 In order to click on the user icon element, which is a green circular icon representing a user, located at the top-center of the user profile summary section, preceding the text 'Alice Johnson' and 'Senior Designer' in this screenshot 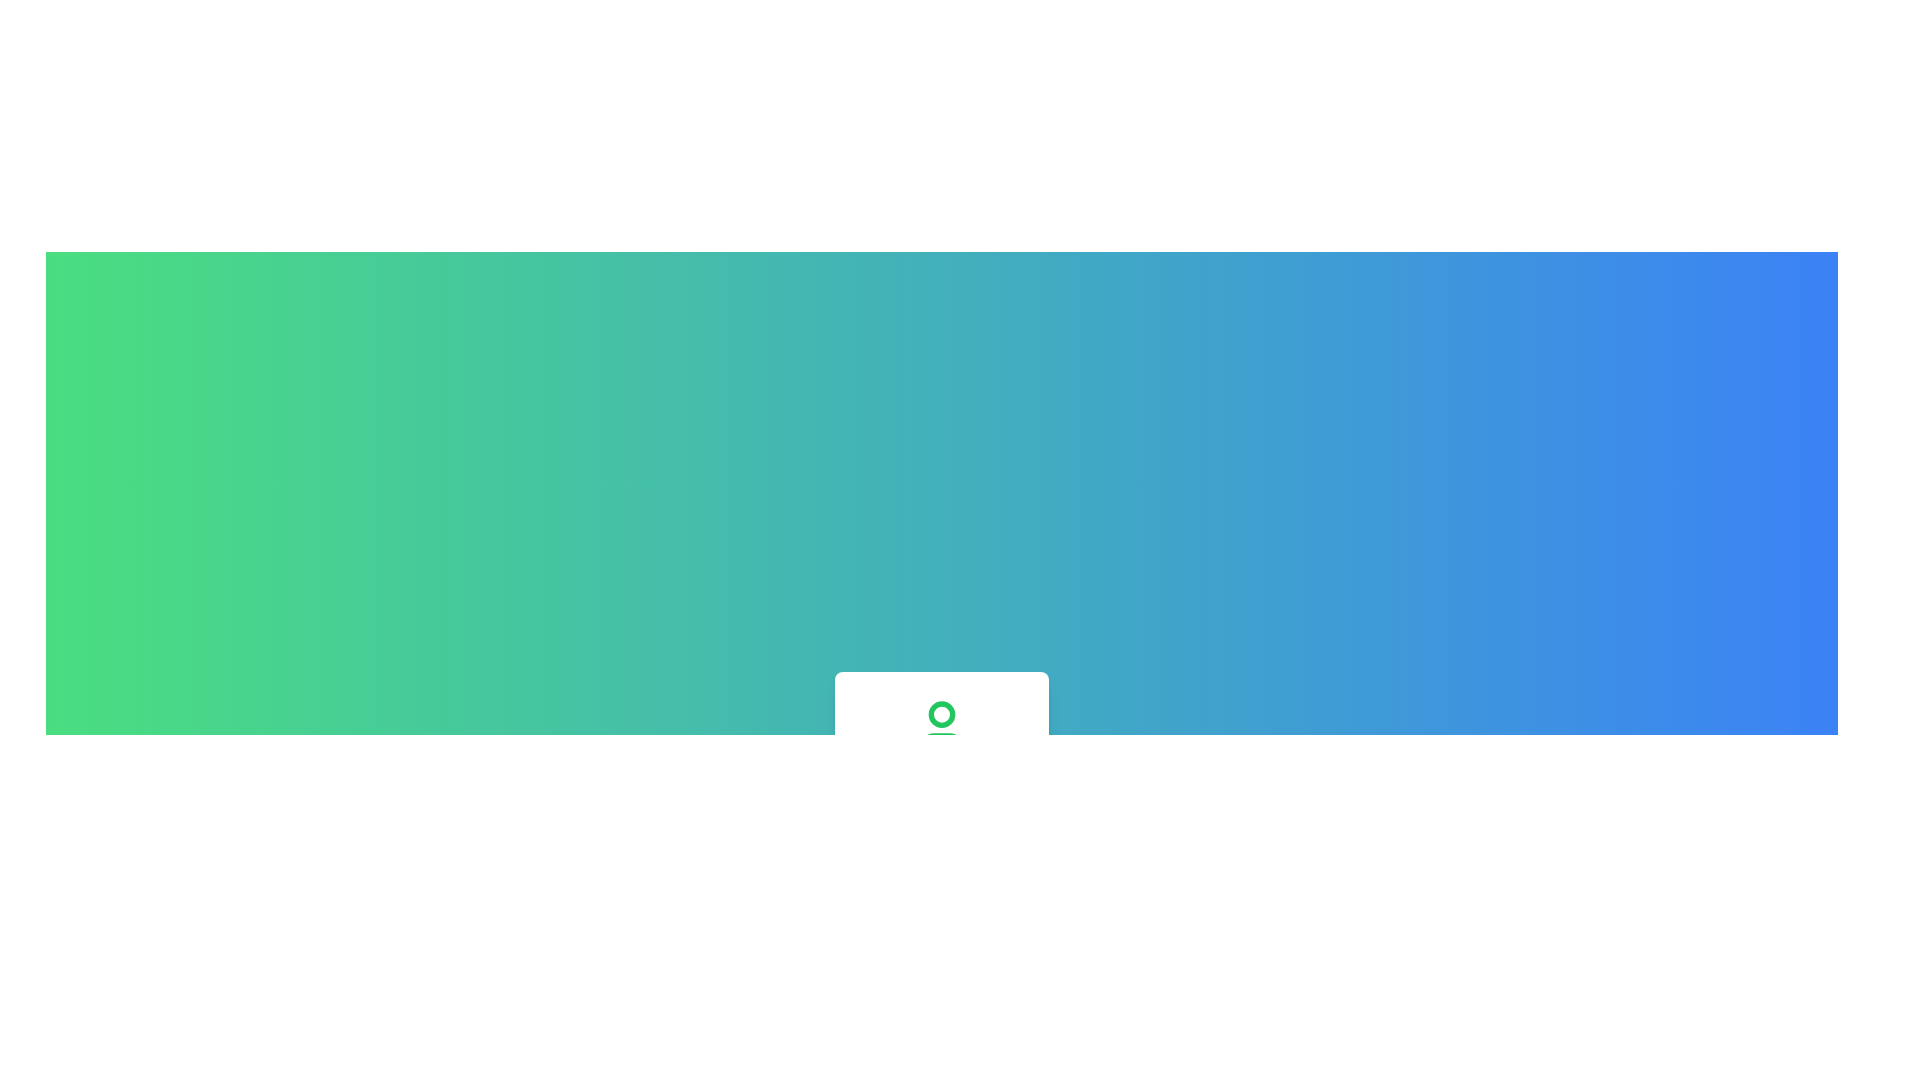, I will do `click(940, 728)`.